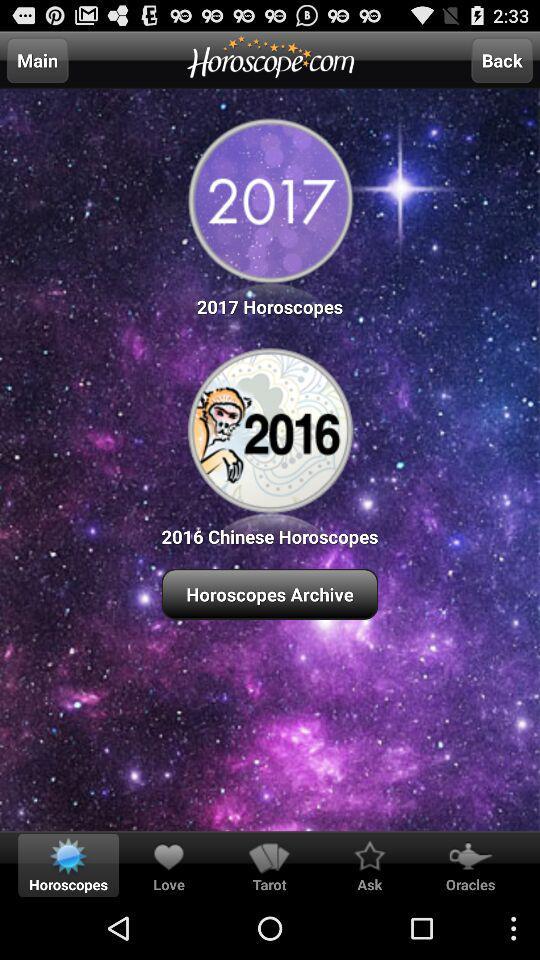  Describe the element at coordinates (270, 444) in the screenshot. I see `the item below the 2017 horoscopes icon` at that location.